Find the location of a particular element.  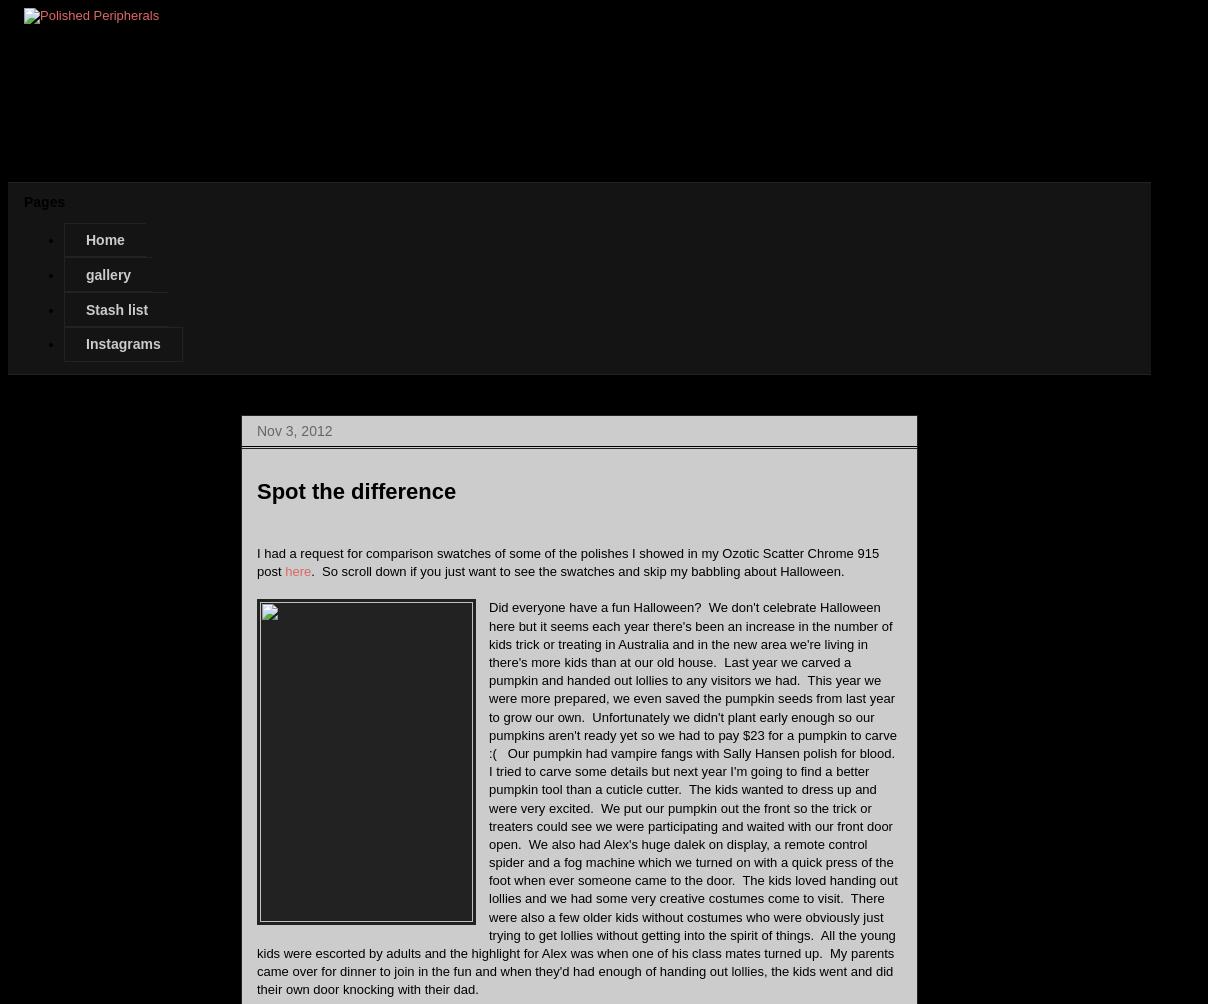

'Instagrams' is located at coordinates (121, 343).